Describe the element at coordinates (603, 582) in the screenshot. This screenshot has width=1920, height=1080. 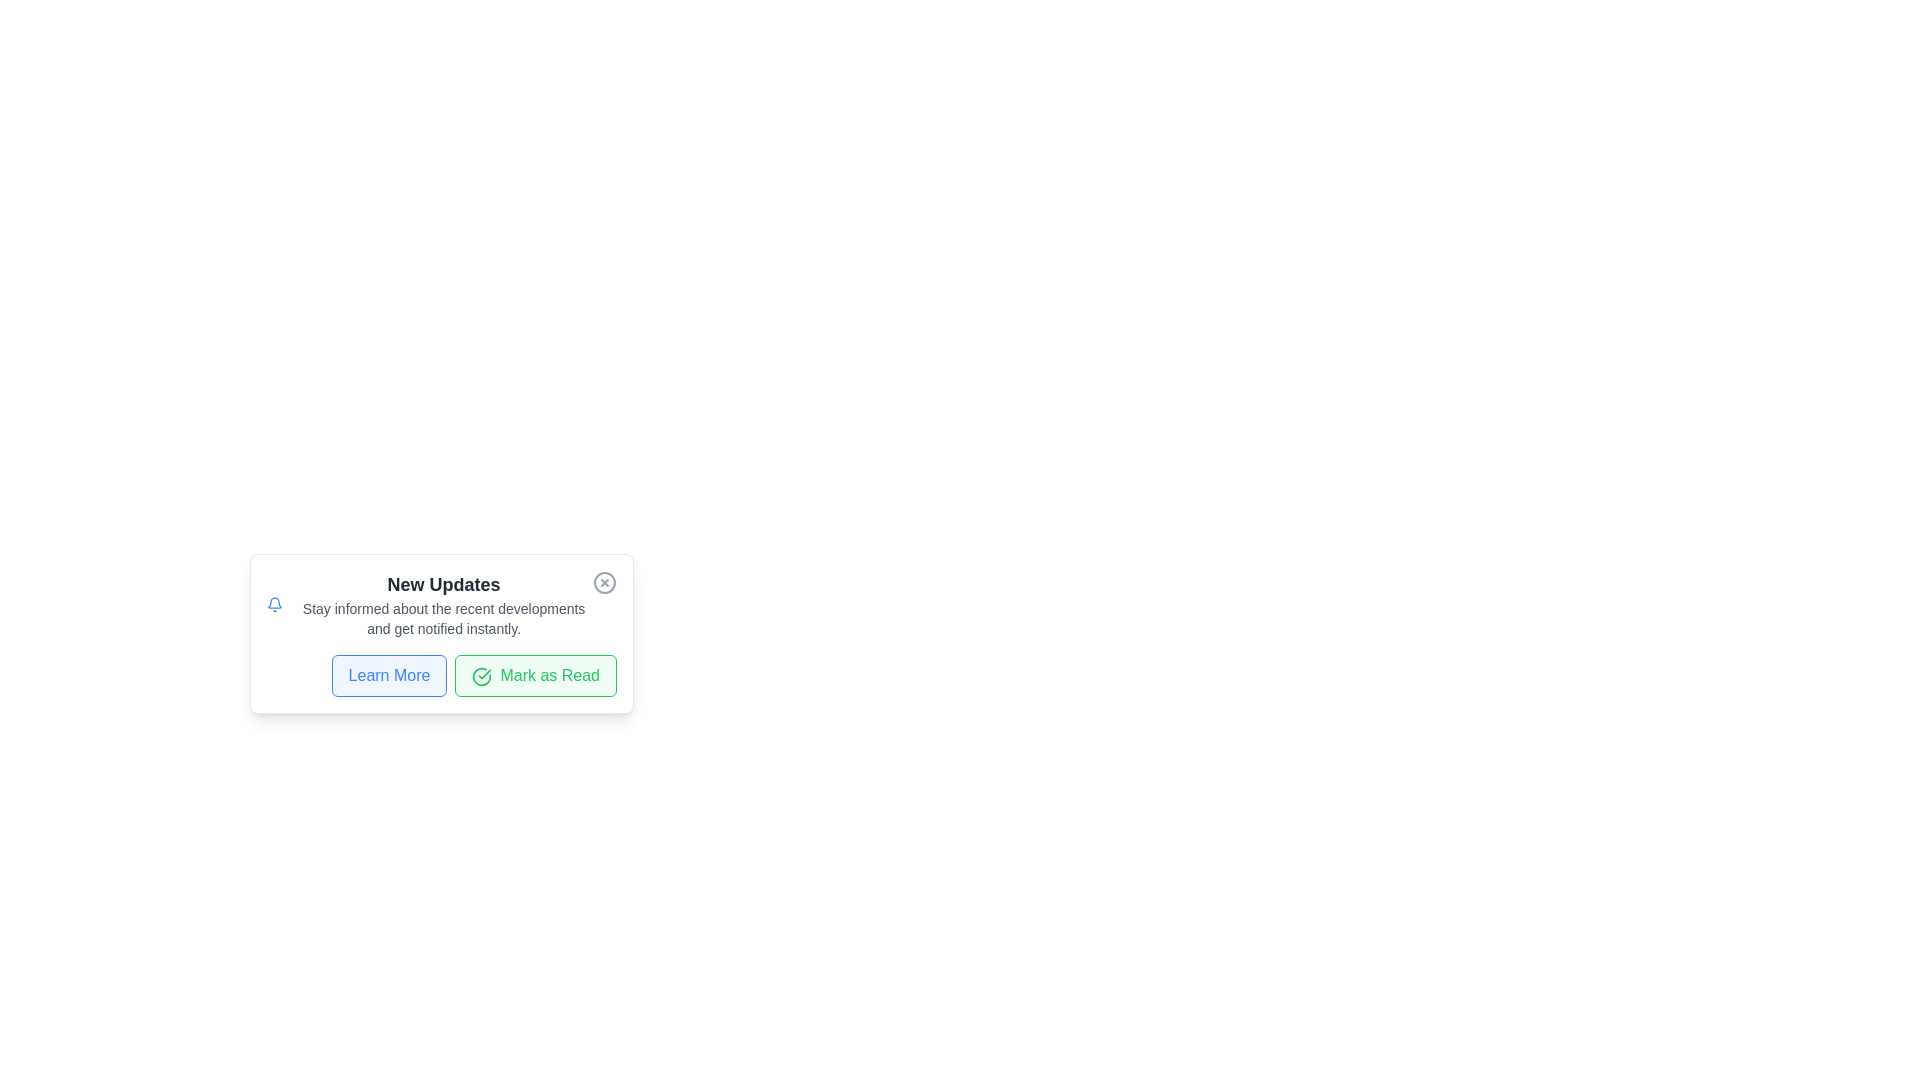
I see `the circular dismiss button with an 'x' symbol inside, located at the top-right corner of the 'New Updates' notification card` at that location.